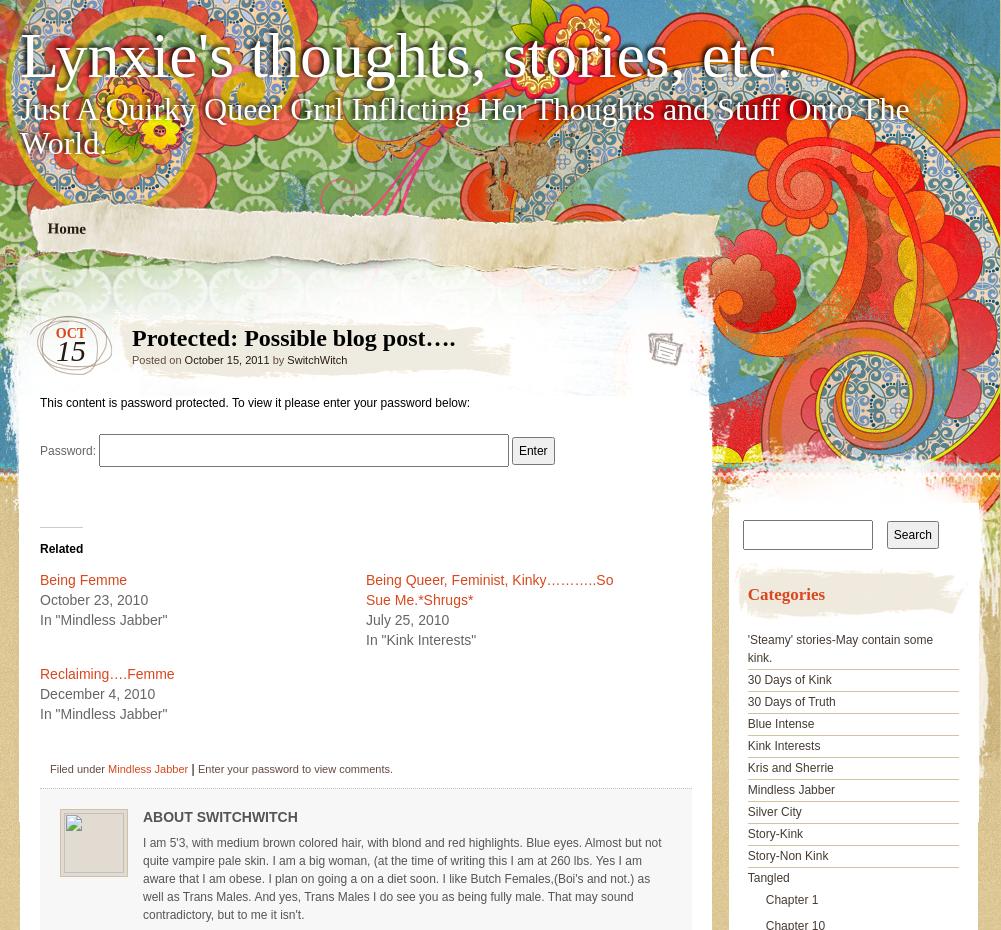  I want to click on 'Tangled', so click(767, 878).